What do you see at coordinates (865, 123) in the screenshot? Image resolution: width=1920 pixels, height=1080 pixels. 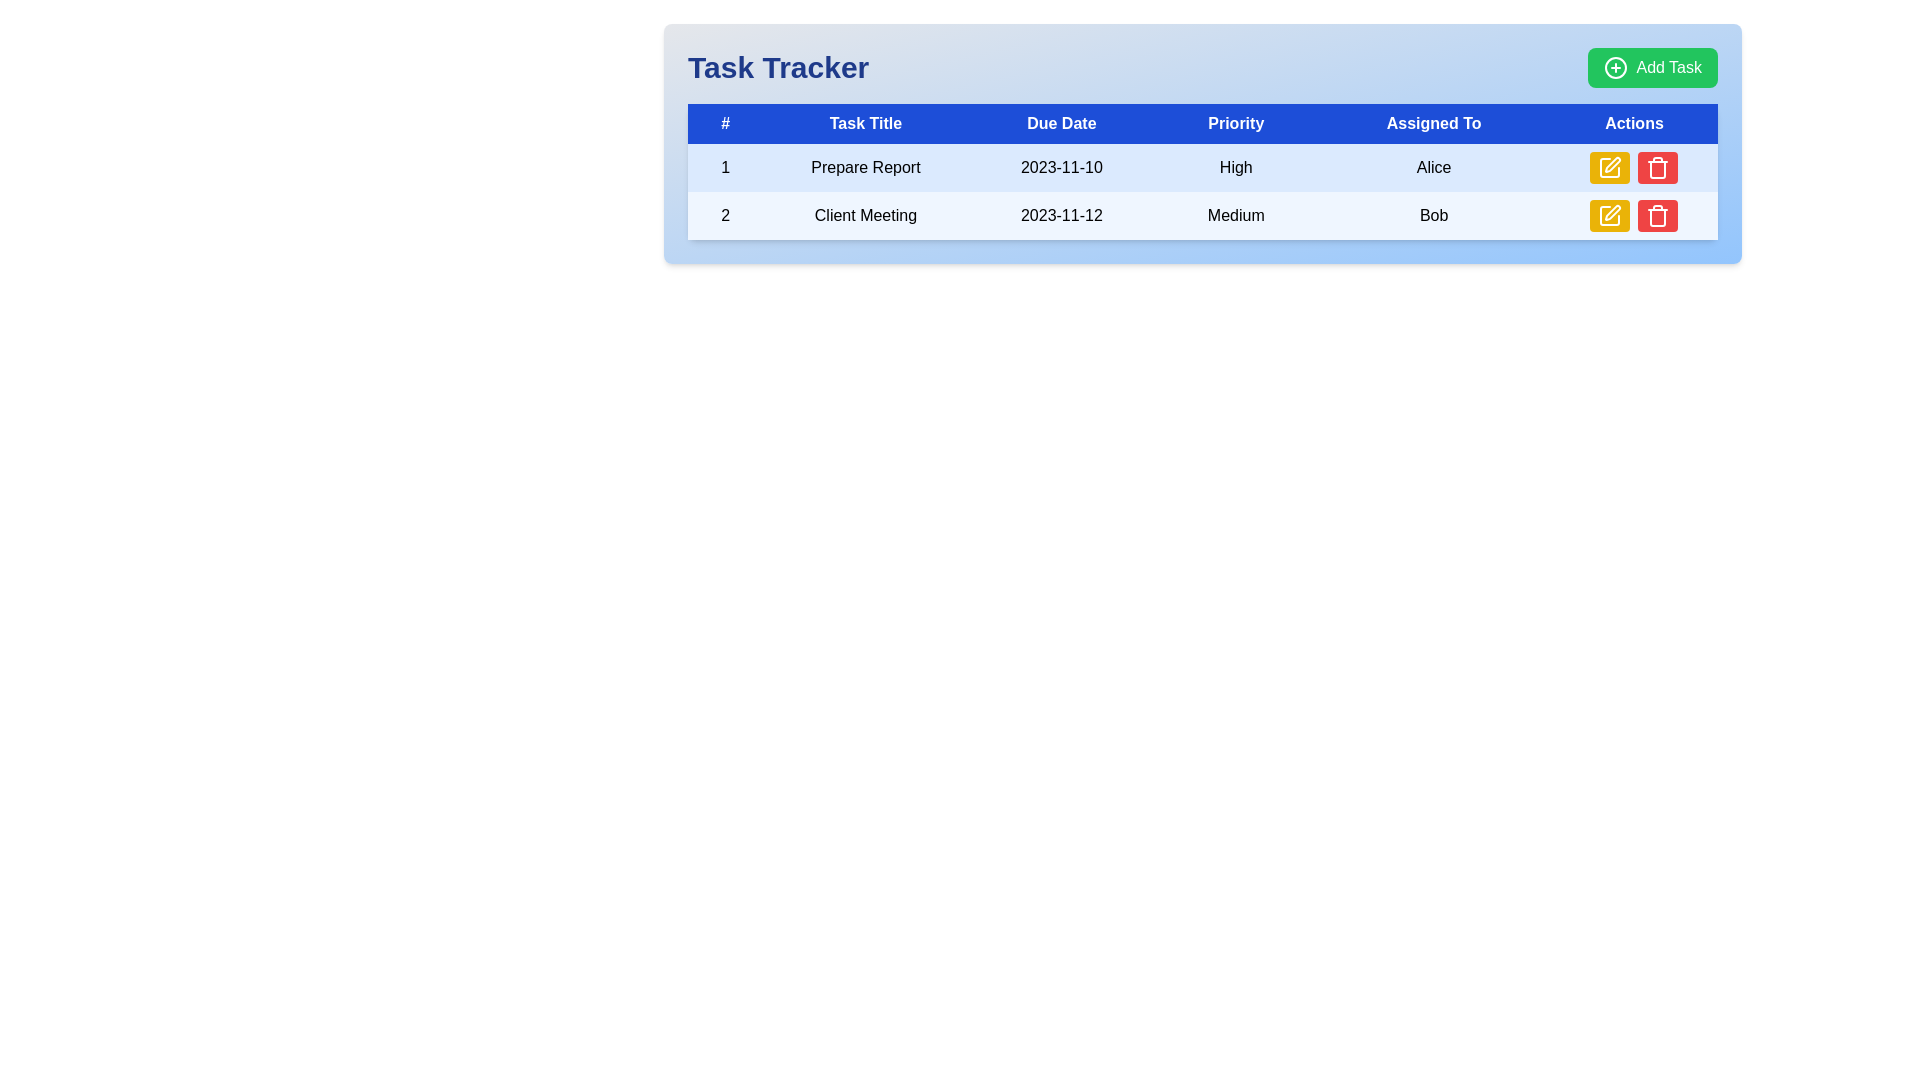 I see `the second column header labeled 'Task Title', which is a bold white text on a blue background in a table layout` at bounding box center [865, 123].